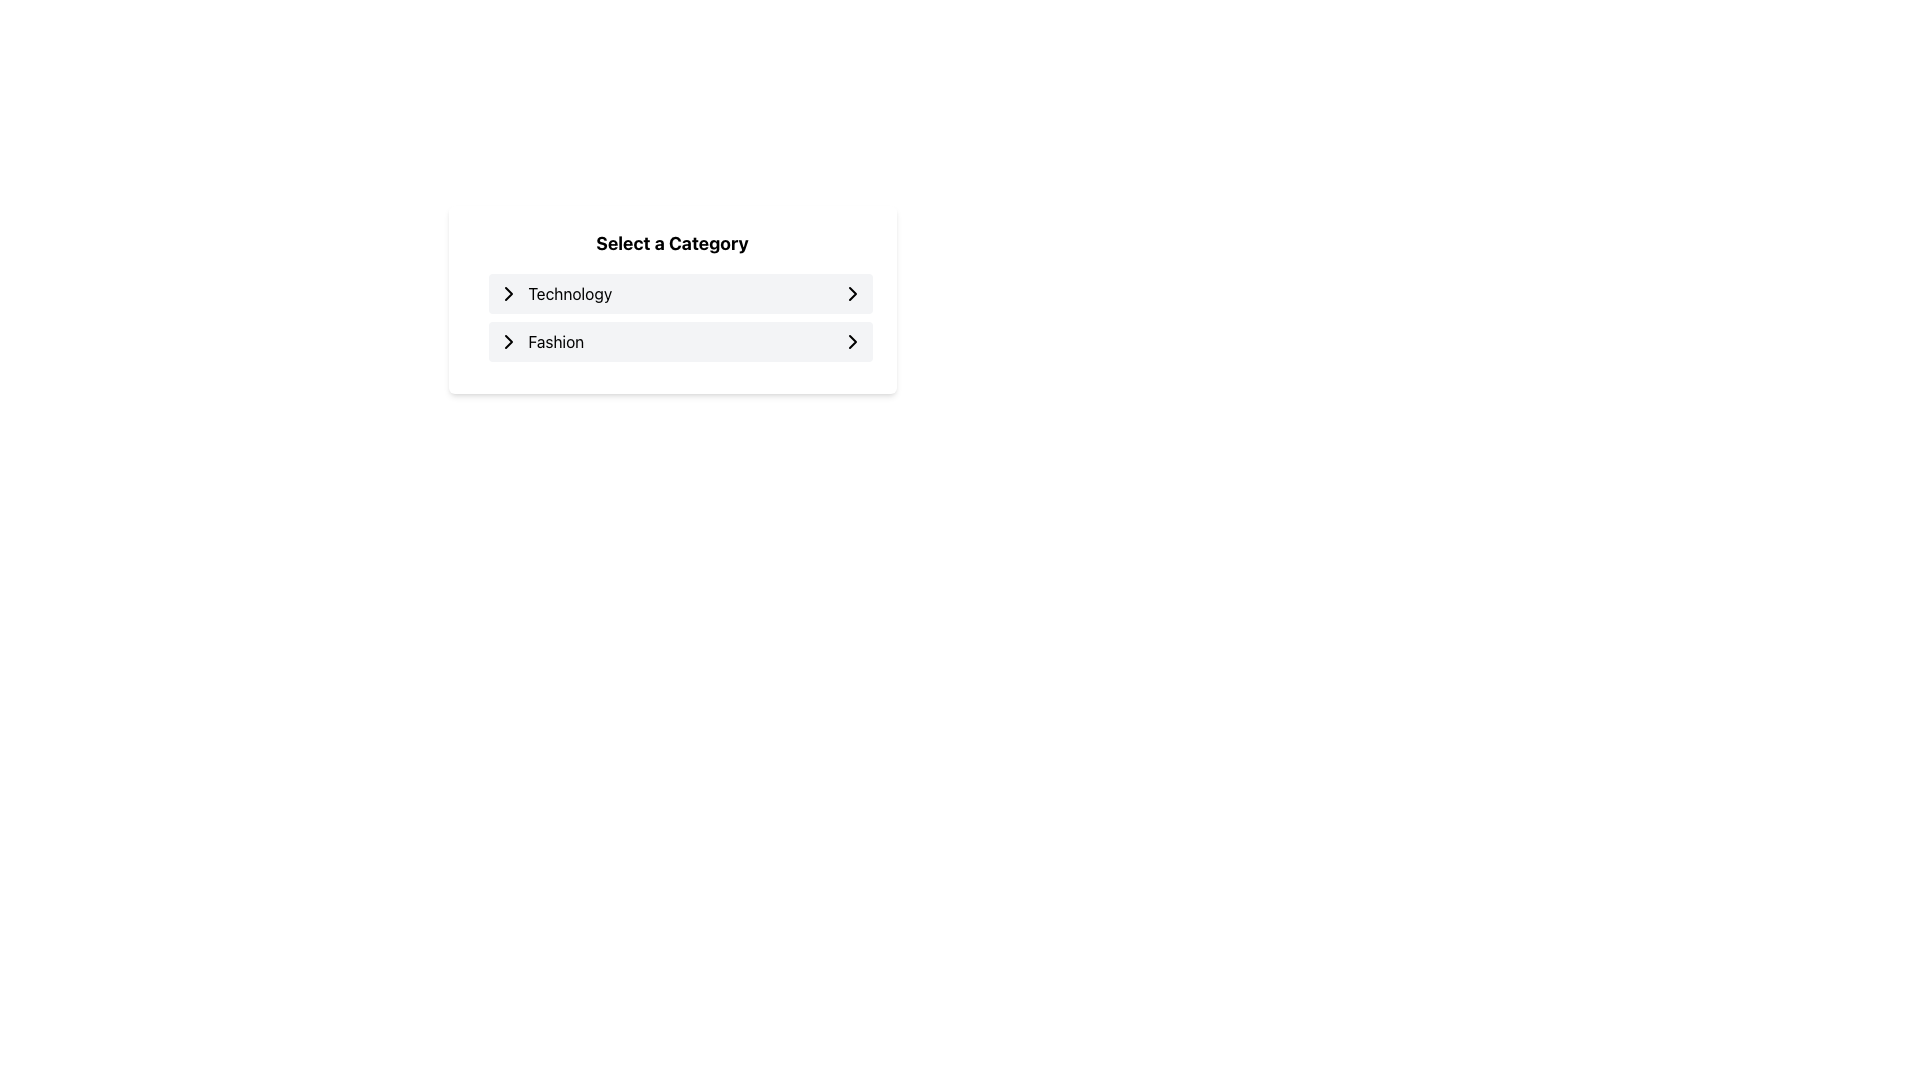  What do you see at coordinates (554, 293) in the screenshot?
I see `the List Item labeled 'Technology'` at bounding box center [554, 293].